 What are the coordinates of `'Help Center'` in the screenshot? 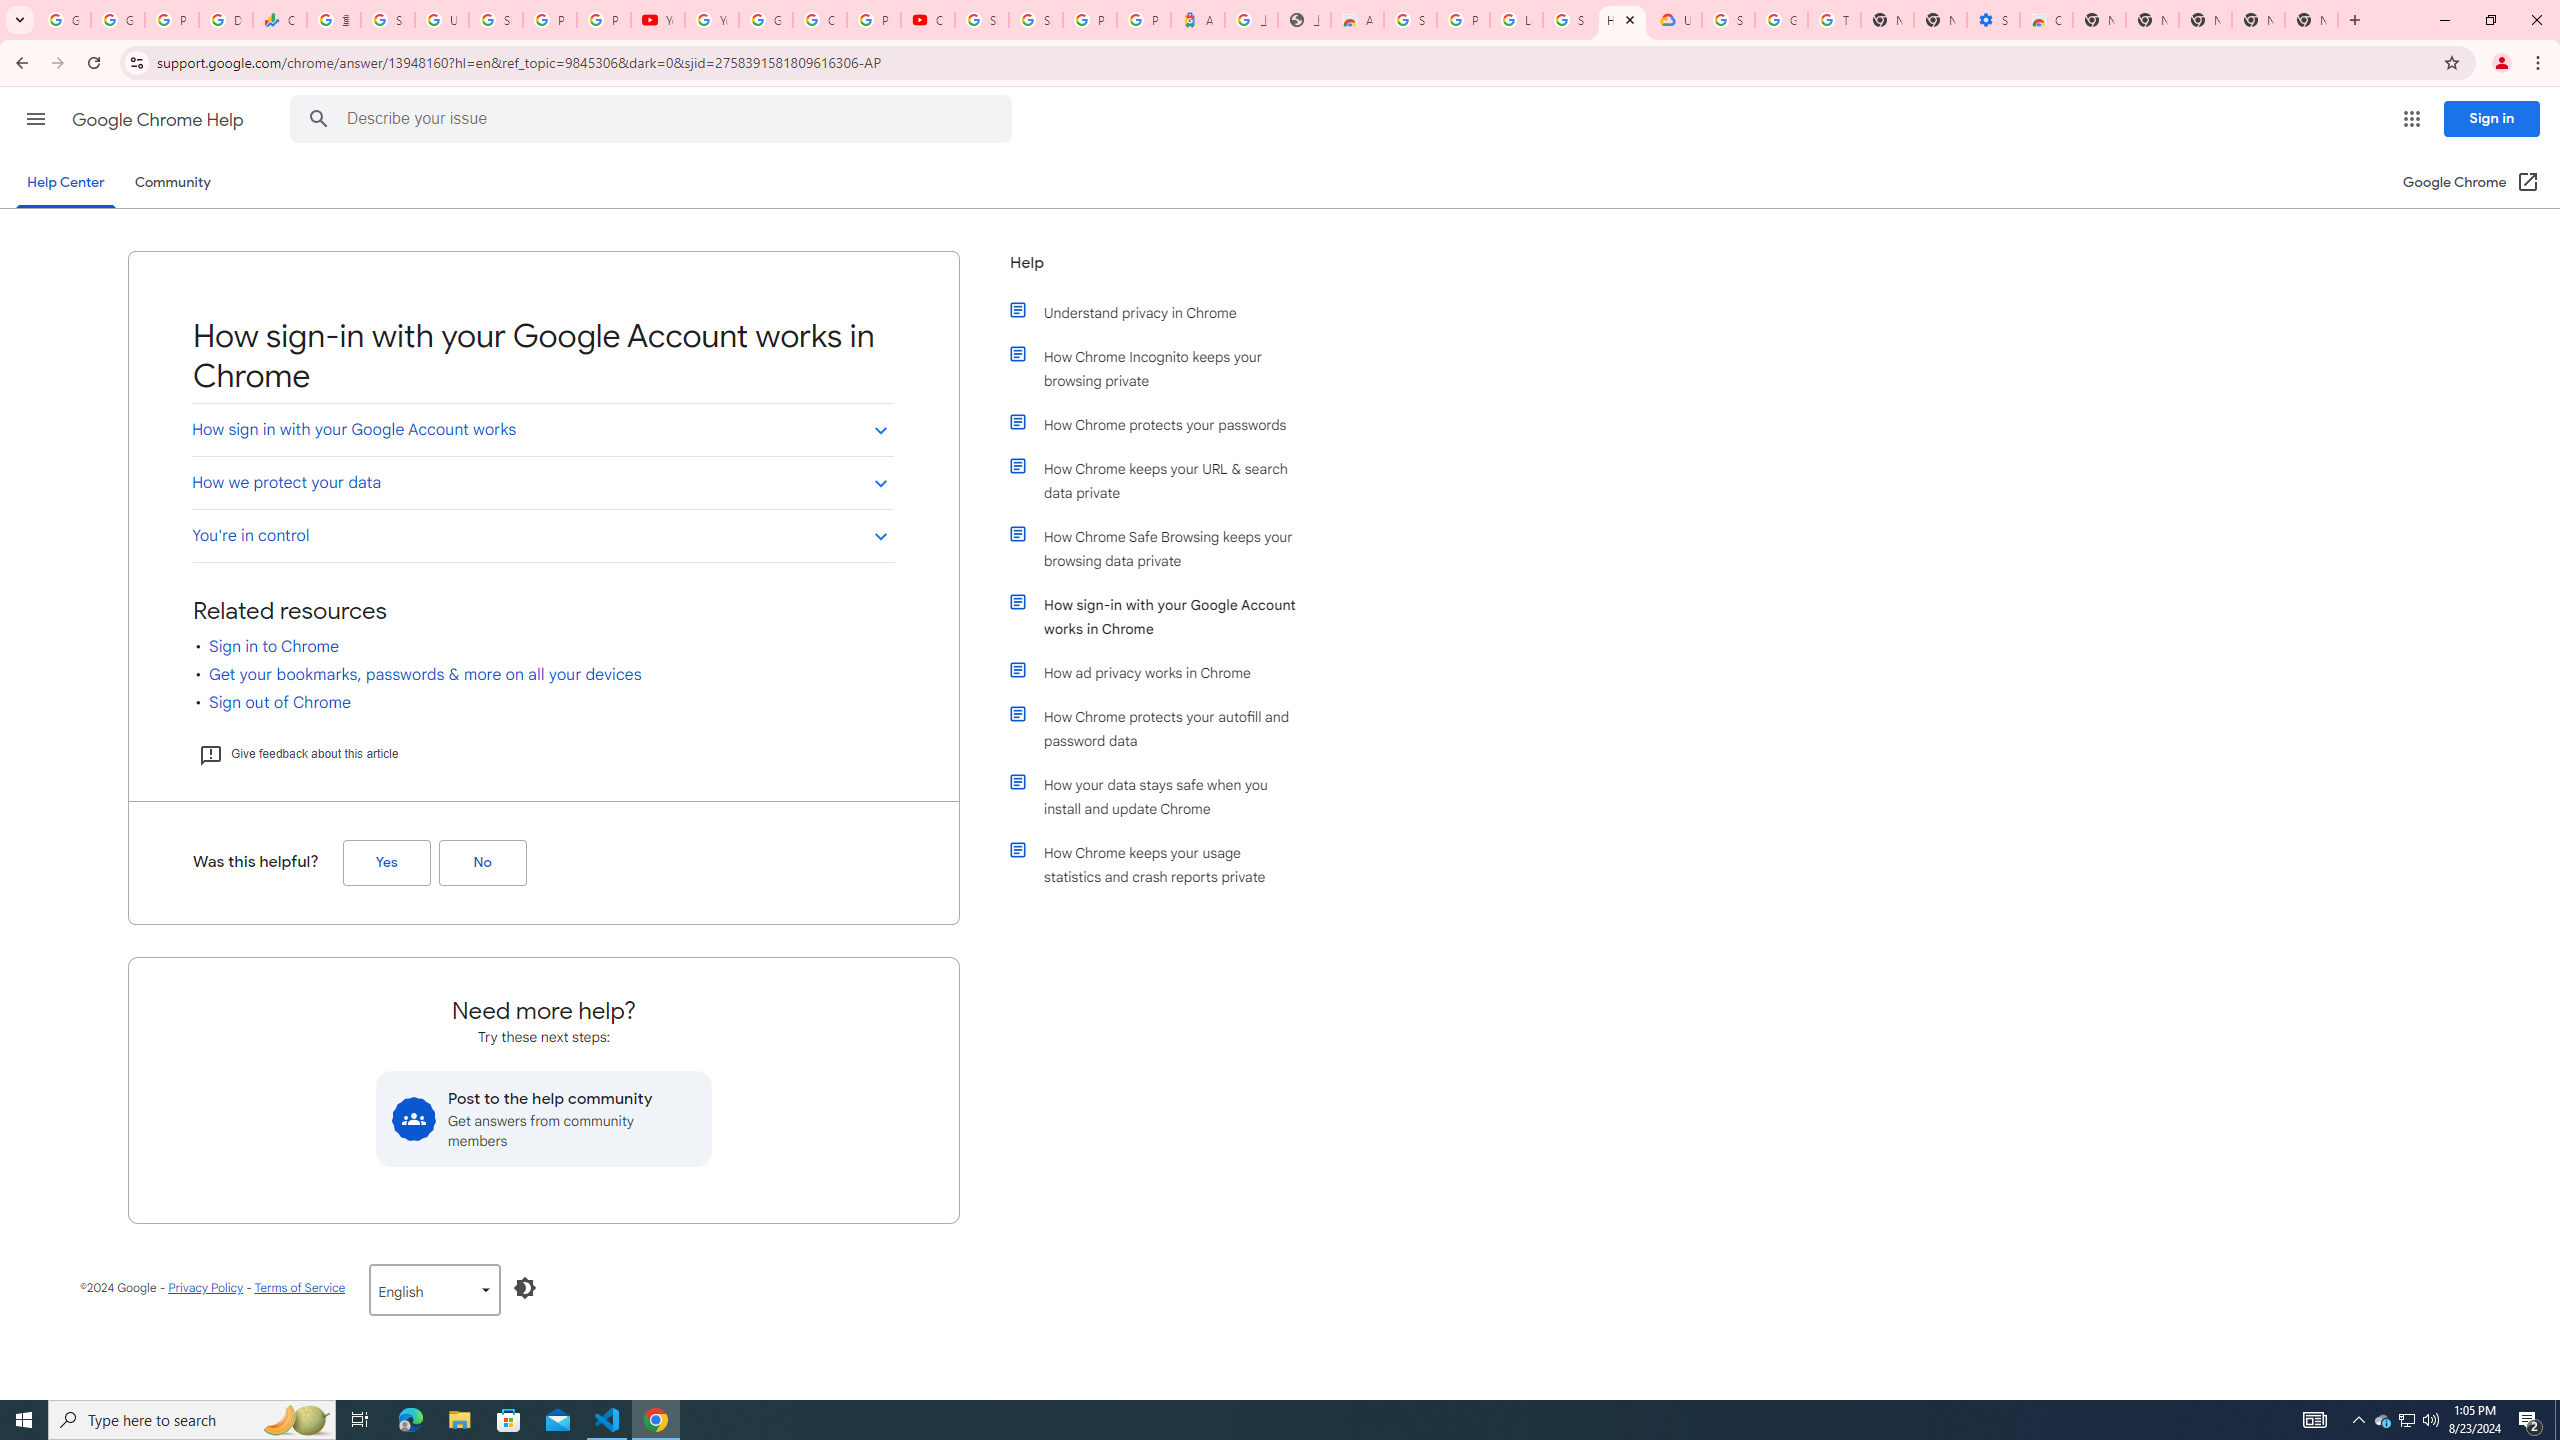 It's located at (65, 181).